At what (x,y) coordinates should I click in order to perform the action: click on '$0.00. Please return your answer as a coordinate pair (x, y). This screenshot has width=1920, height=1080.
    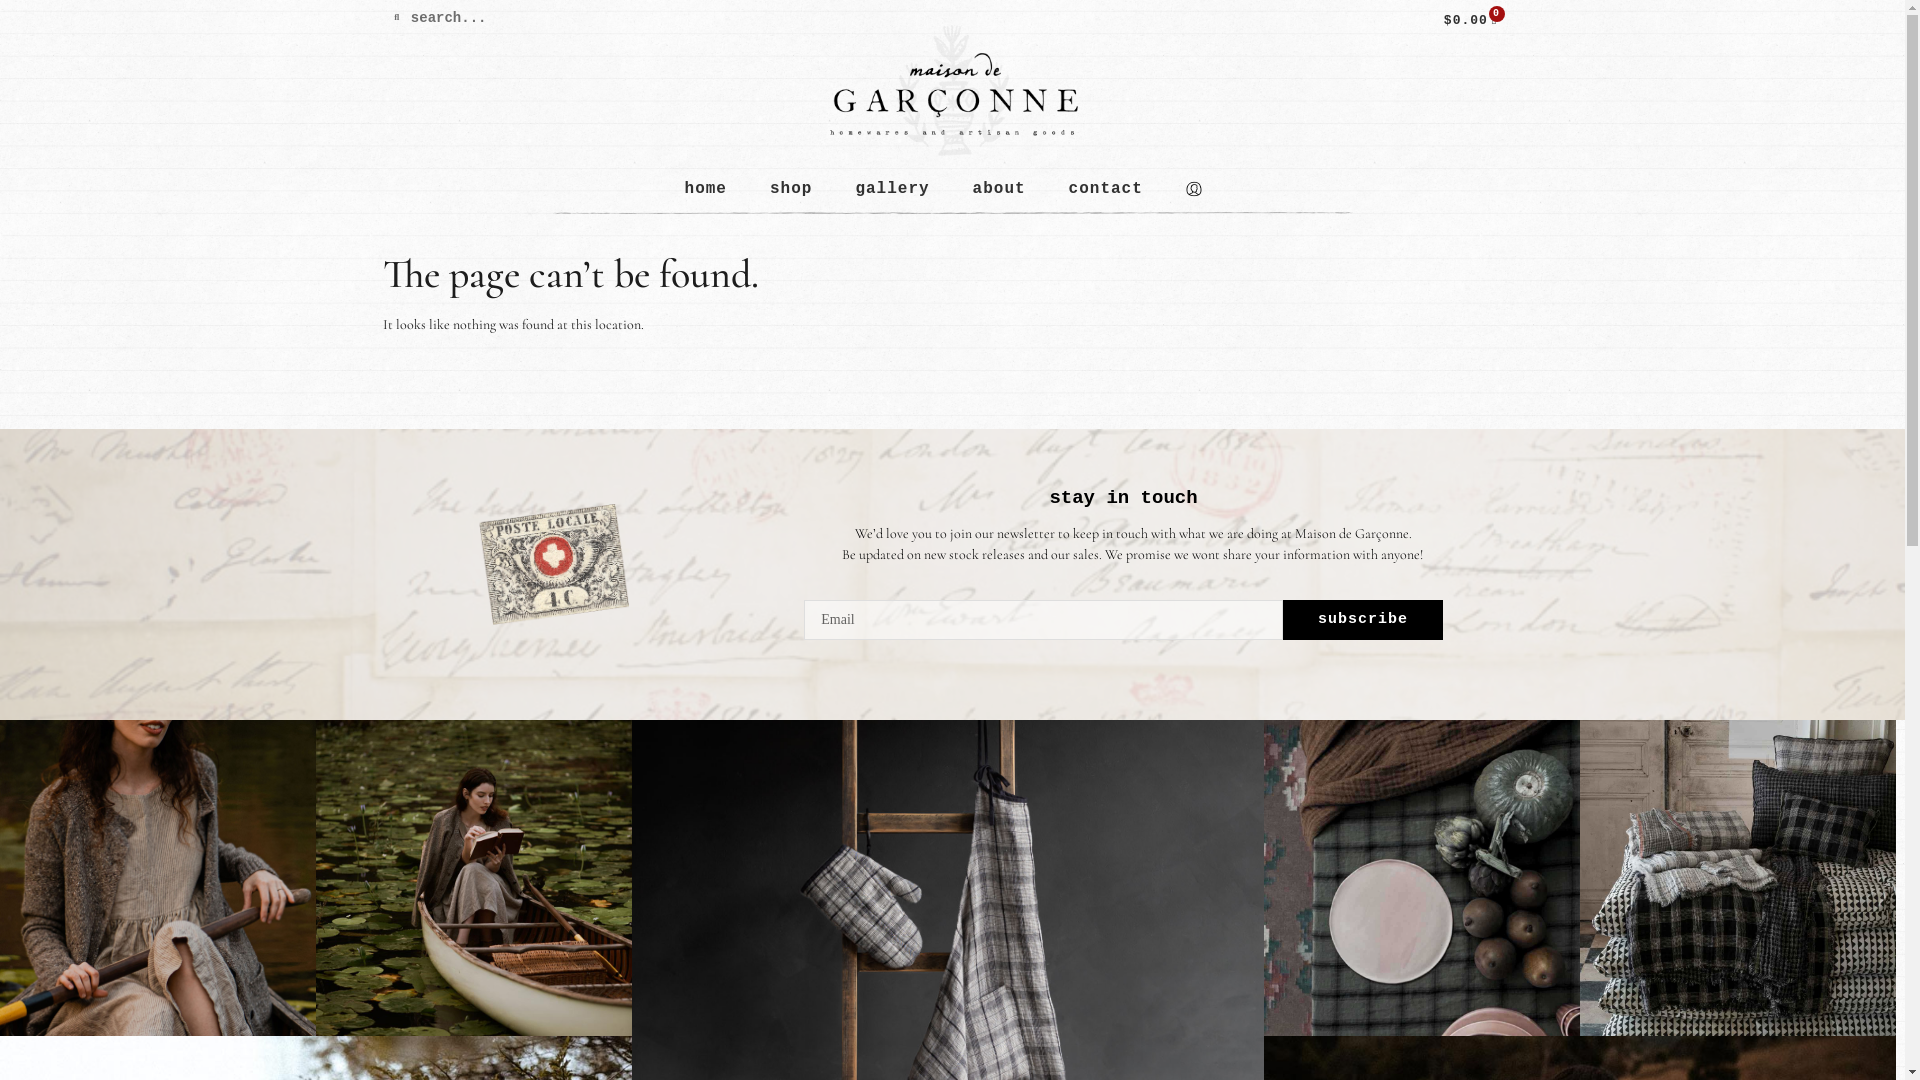
    Looking at the image, I should click on (1470, 19).